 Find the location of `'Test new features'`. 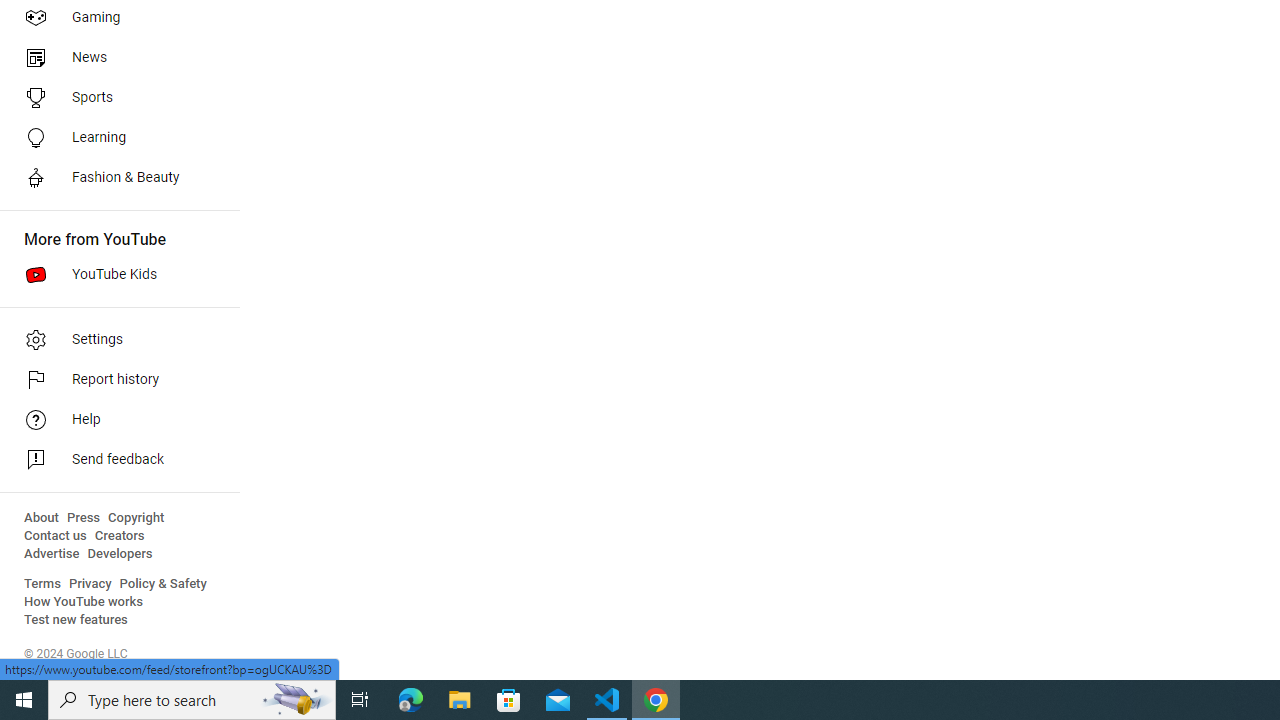

'Test new features' is located at coordinates (76, 619).